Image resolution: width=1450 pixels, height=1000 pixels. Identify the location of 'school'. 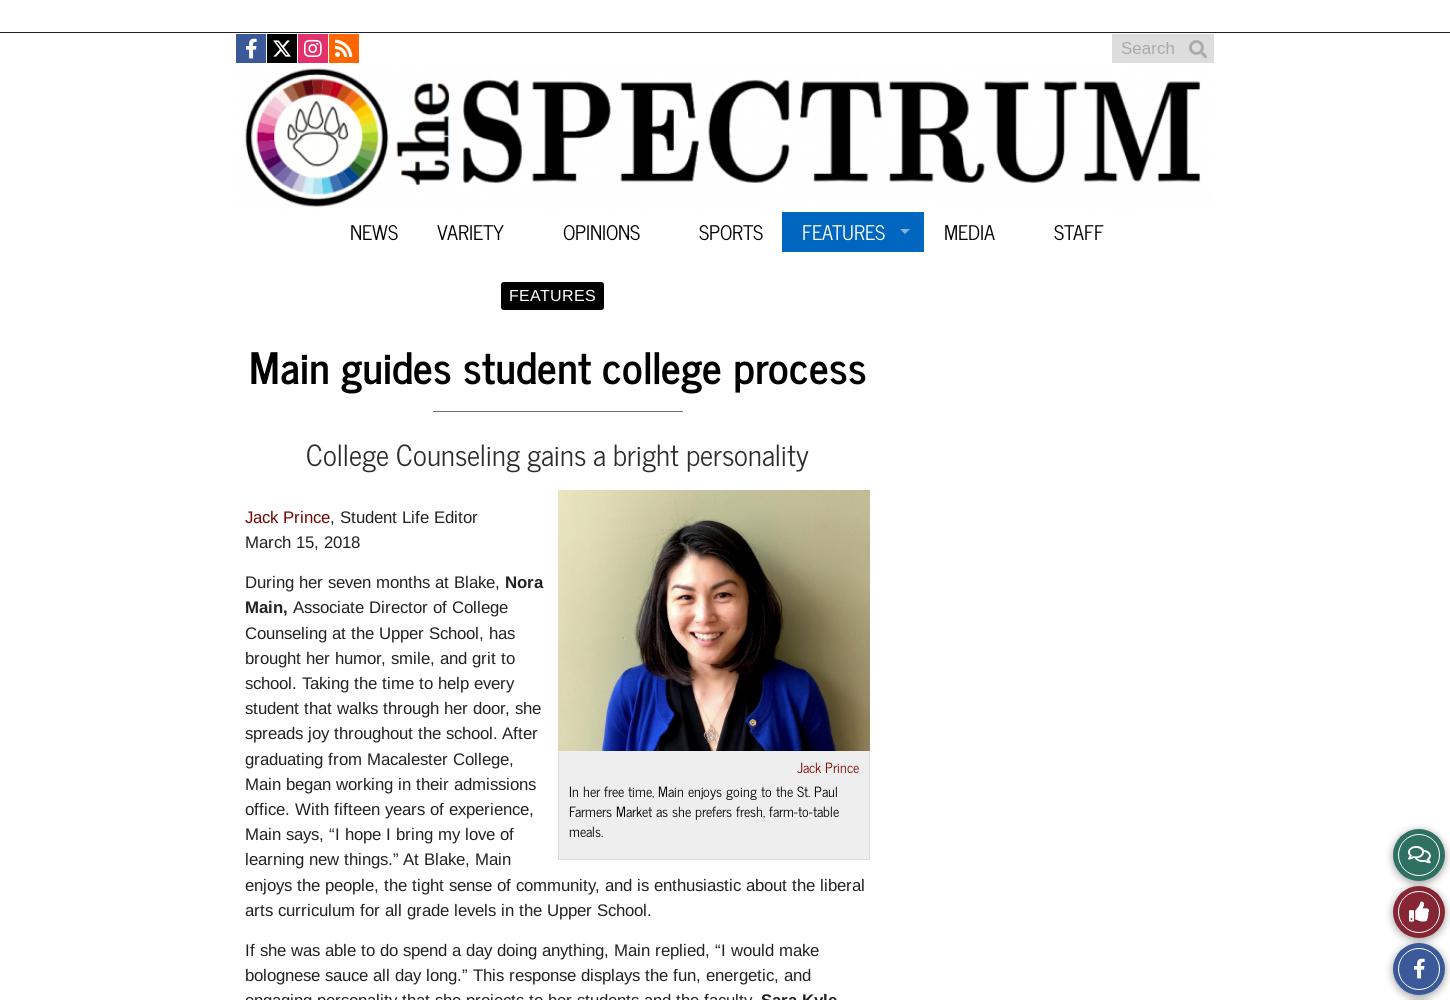
(245, 683).